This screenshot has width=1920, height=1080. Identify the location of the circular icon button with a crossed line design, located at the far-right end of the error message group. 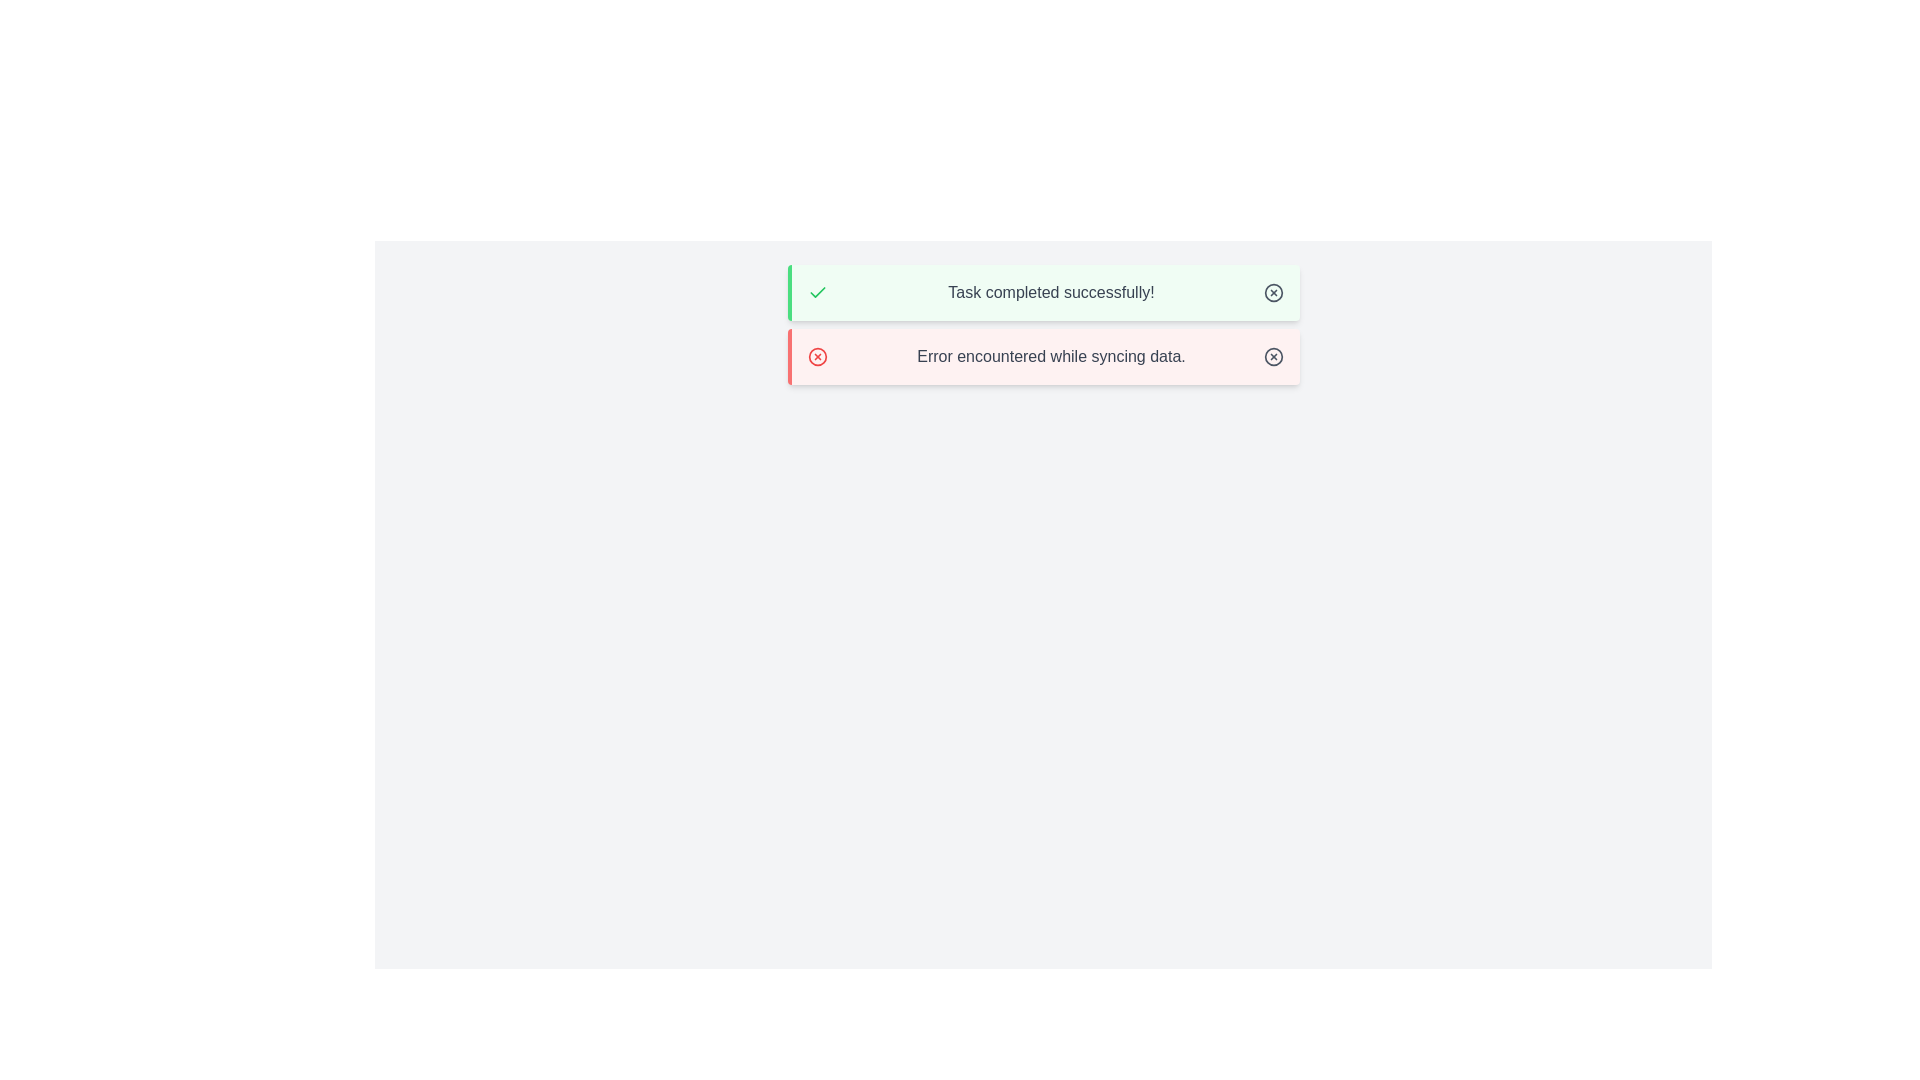
(1272, 356).